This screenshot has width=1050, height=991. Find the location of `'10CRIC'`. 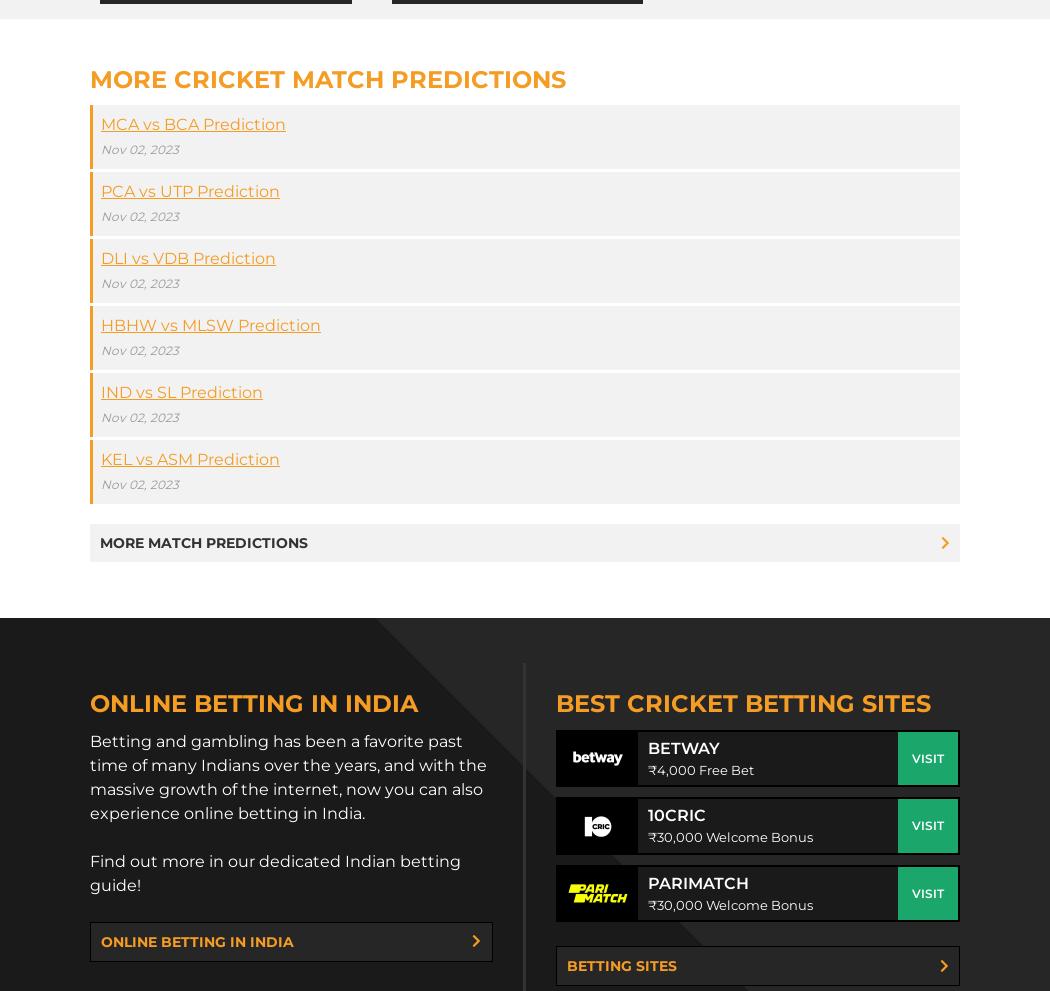

'10CRIC' is located at coordinates (675, 814).